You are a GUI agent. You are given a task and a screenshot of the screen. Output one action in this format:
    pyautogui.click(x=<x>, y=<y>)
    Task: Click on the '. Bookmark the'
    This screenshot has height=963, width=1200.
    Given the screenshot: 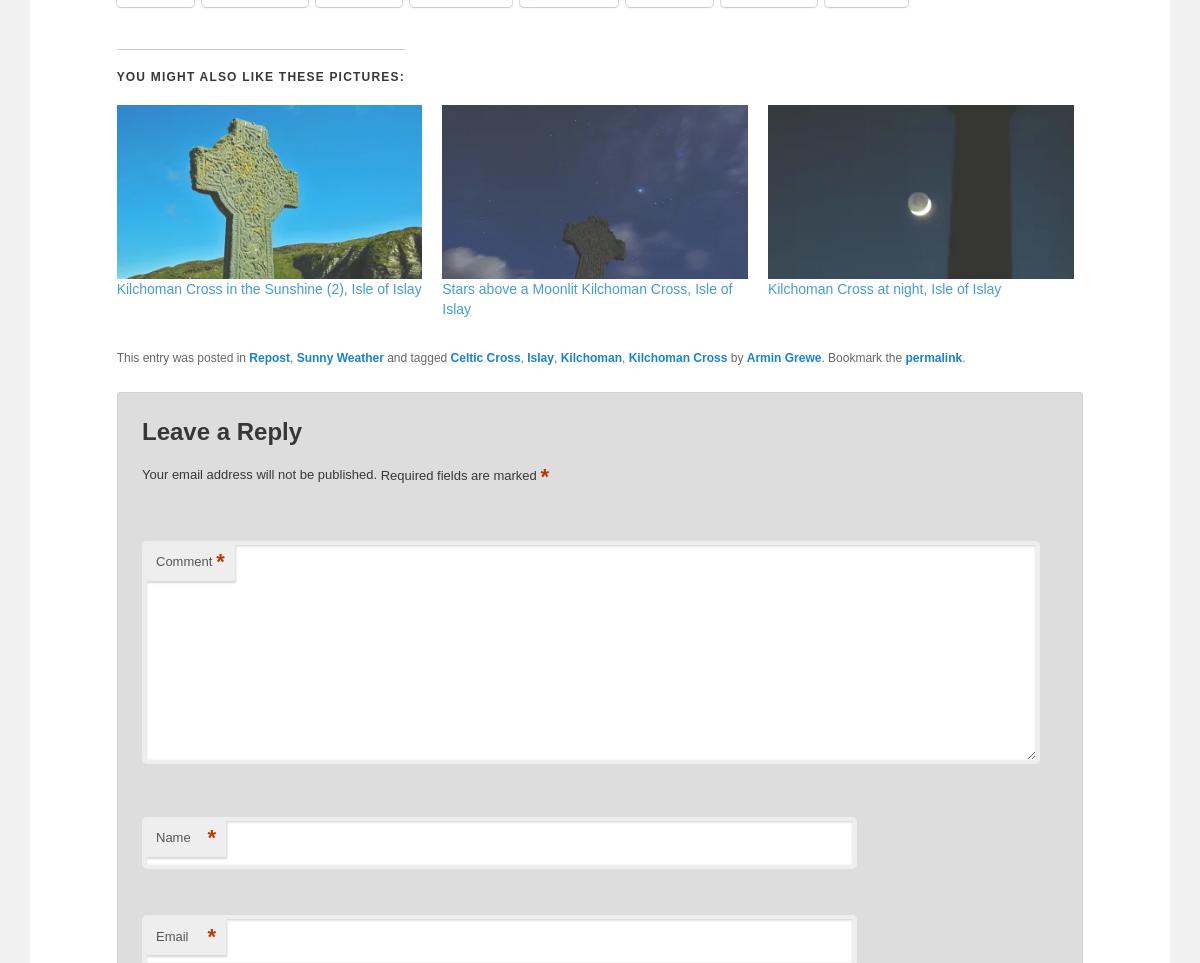 What is the action you would take?
    pyautogui.click(x=862, y=357)
    